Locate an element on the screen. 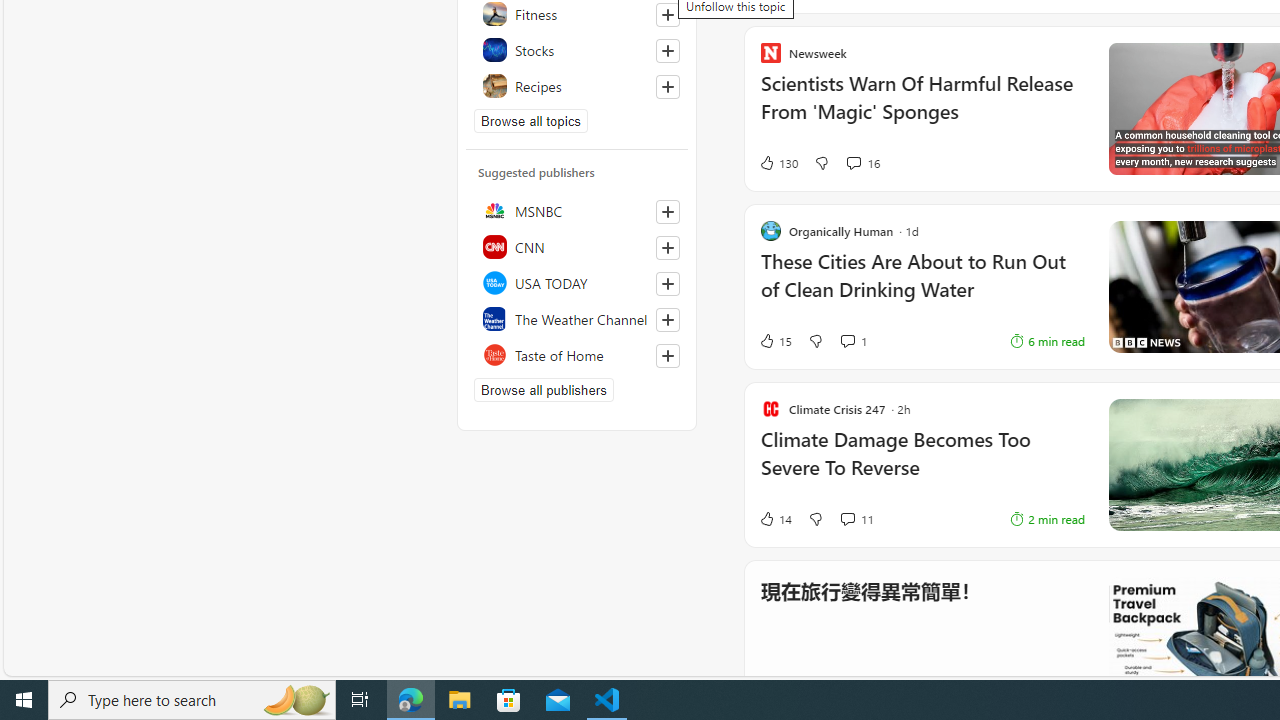  '130 Like' is located at coordinates (777, 162).